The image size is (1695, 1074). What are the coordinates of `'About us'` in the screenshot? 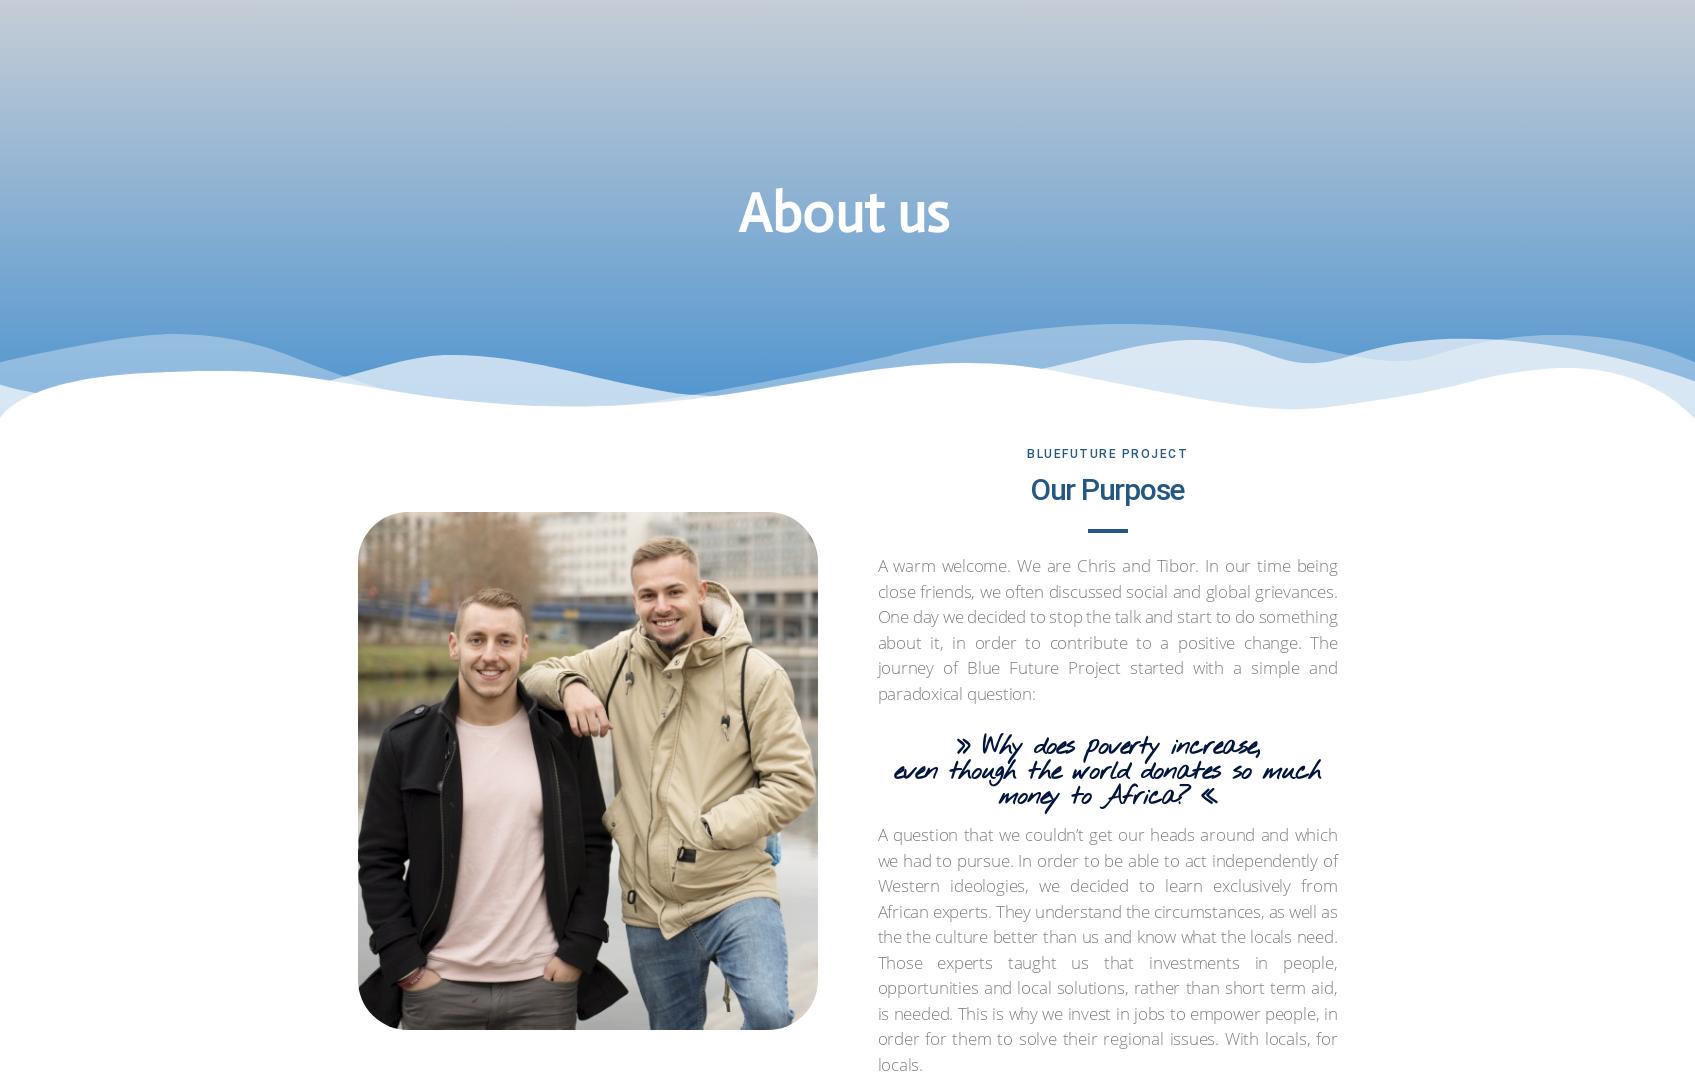 It's located at (939, 47).